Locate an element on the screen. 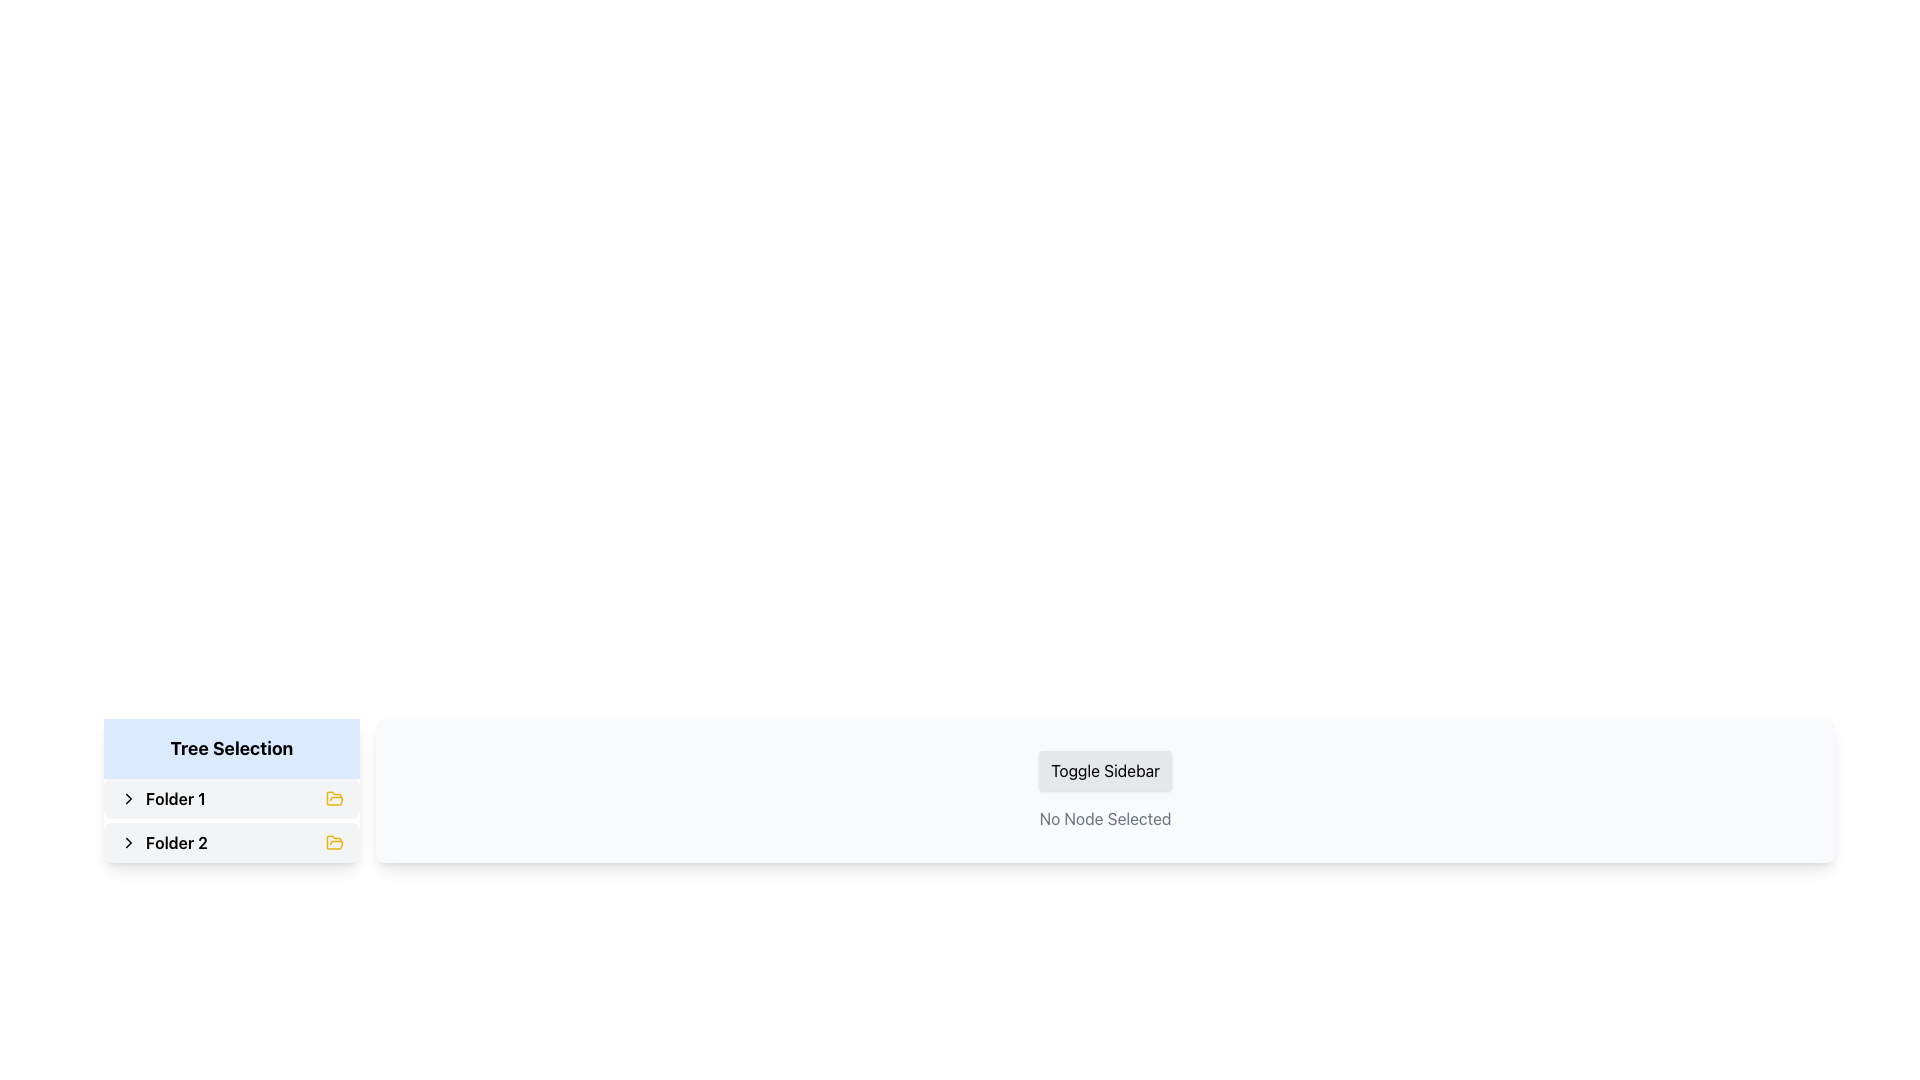 This screenshot has width=1920, height=1080. the first folder entry in the navigation tree under 'Tree Selection' is located at coordinates (231, 797).